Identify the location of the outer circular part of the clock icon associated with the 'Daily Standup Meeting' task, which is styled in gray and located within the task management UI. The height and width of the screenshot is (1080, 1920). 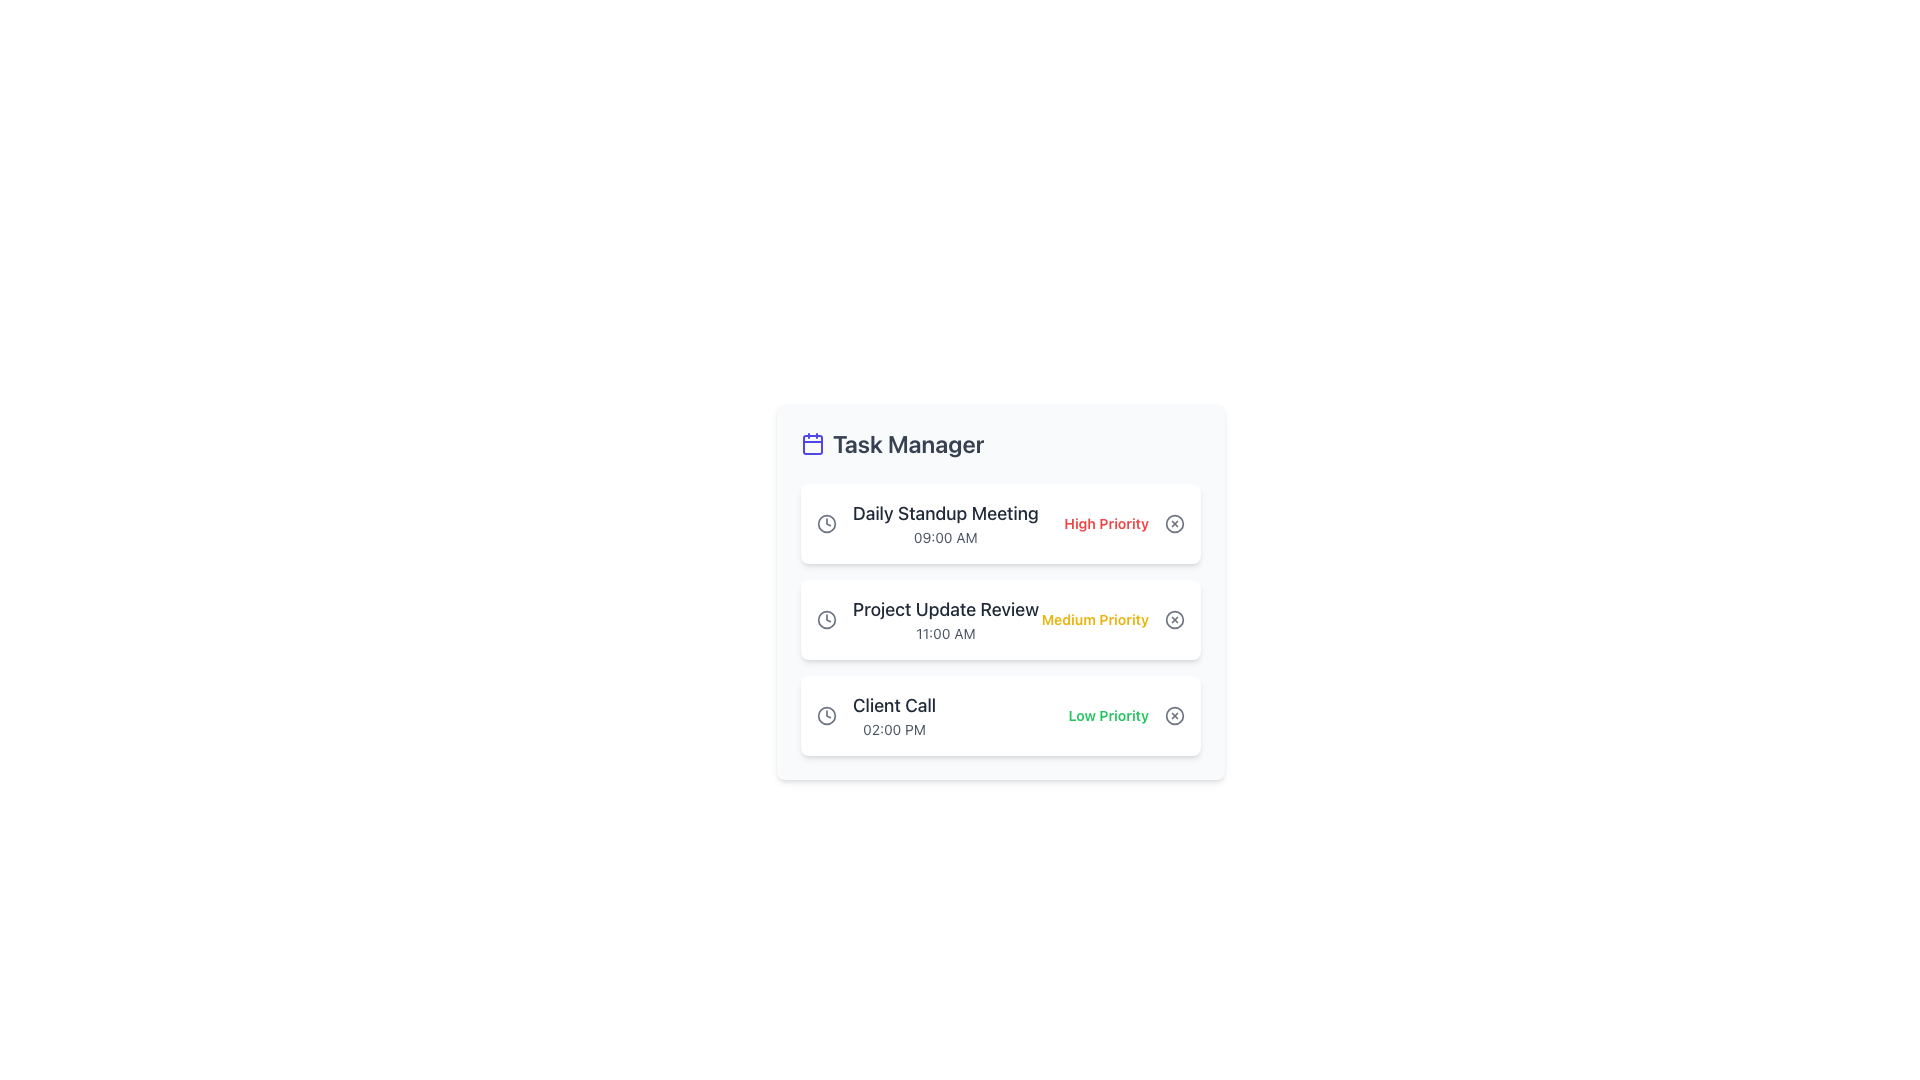
(826, 523).